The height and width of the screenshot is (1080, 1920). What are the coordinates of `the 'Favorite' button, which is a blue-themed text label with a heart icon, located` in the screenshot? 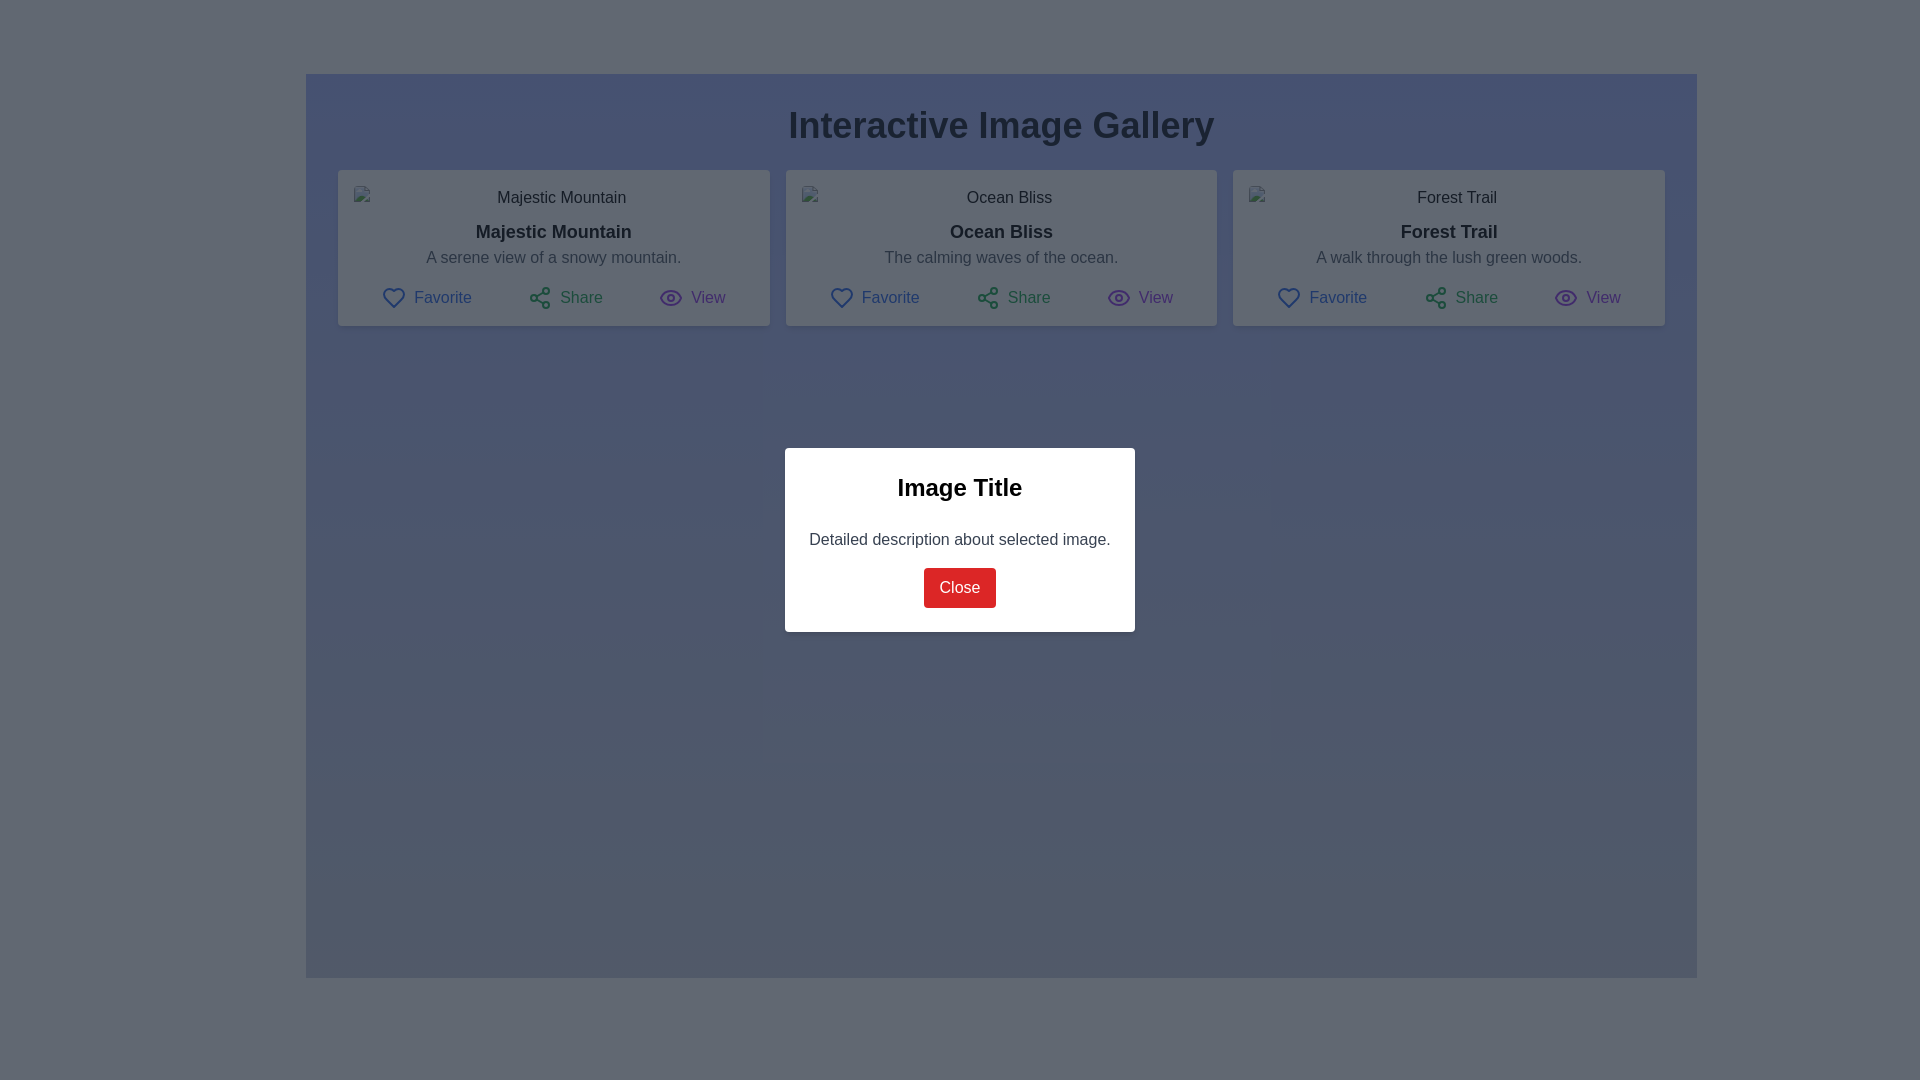 It's located at (873, 297).